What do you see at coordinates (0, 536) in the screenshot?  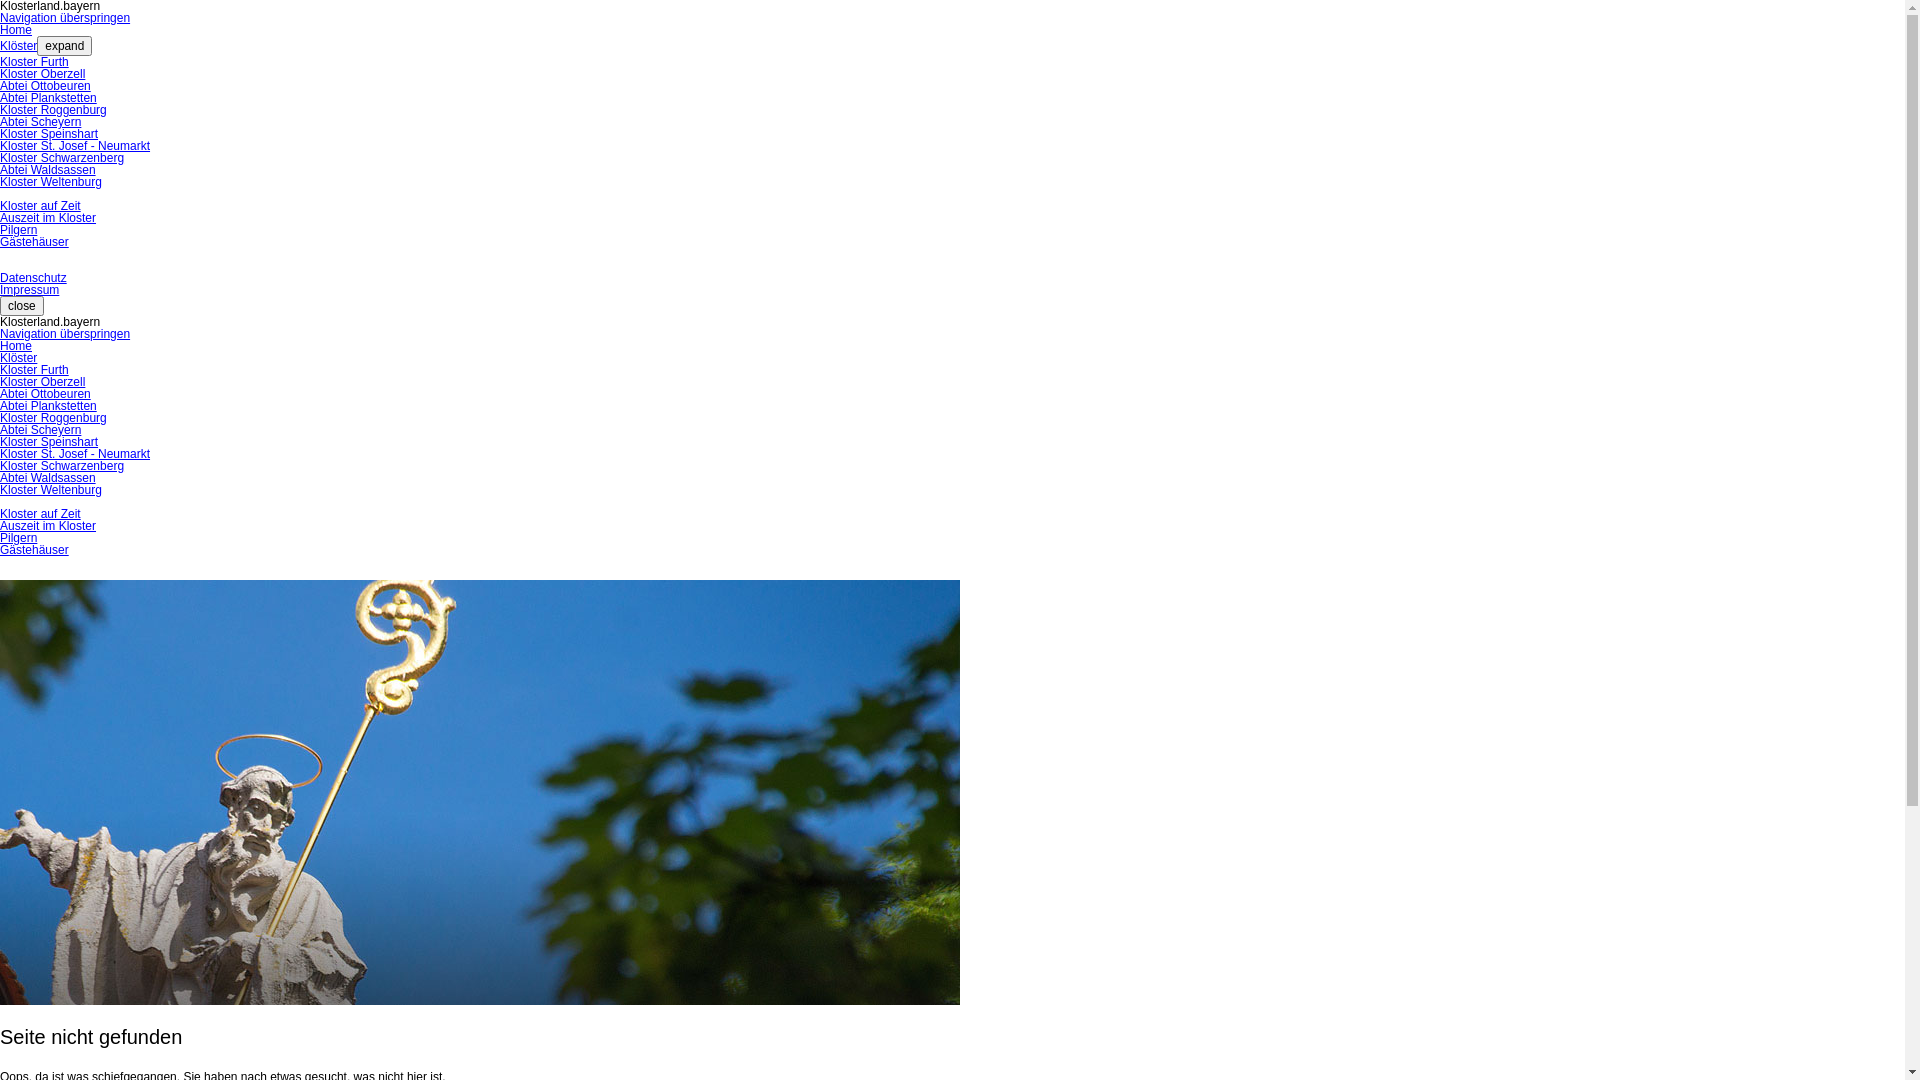 I see `'Pilgern'` at bounding box center [0, 536].